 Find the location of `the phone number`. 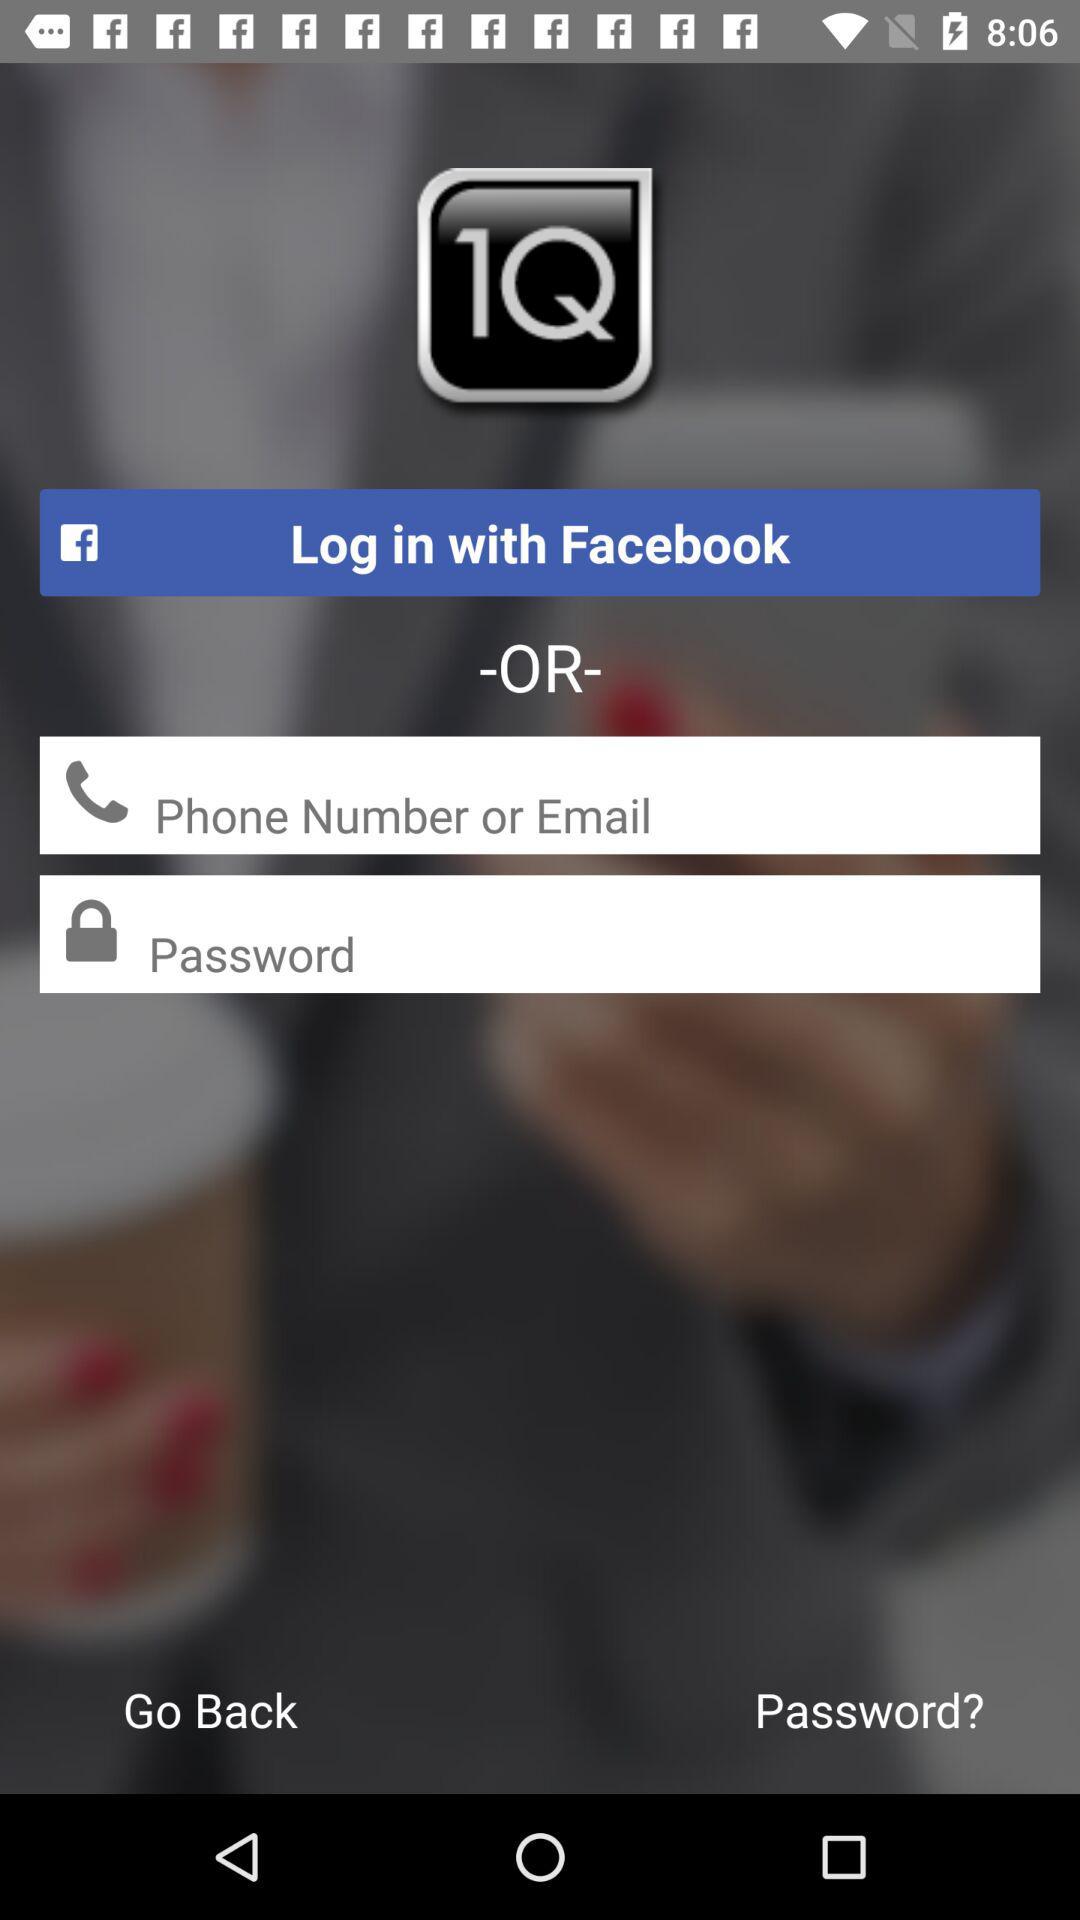

the phone number is located at coordinates (596, 817).